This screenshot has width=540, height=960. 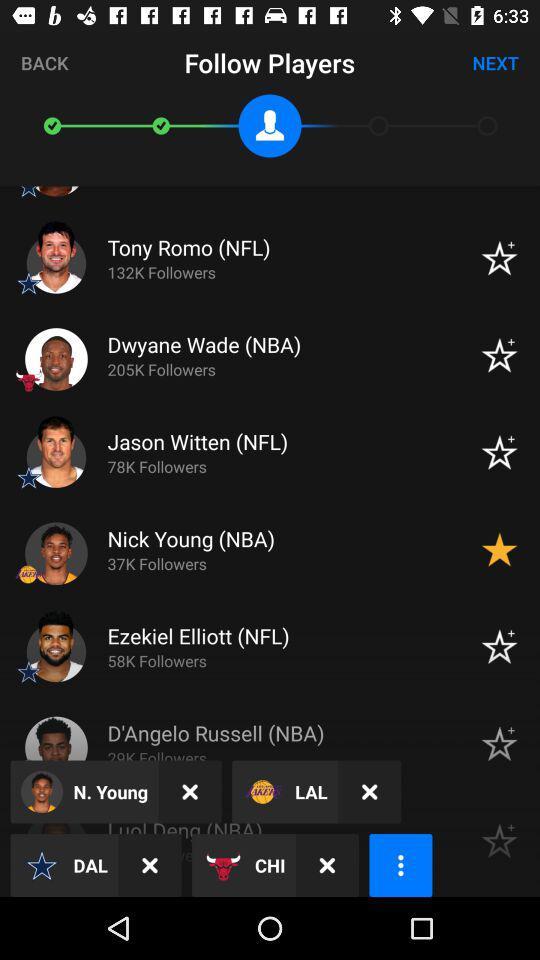 I want to click on the close icon, so click(x=327, y=864).